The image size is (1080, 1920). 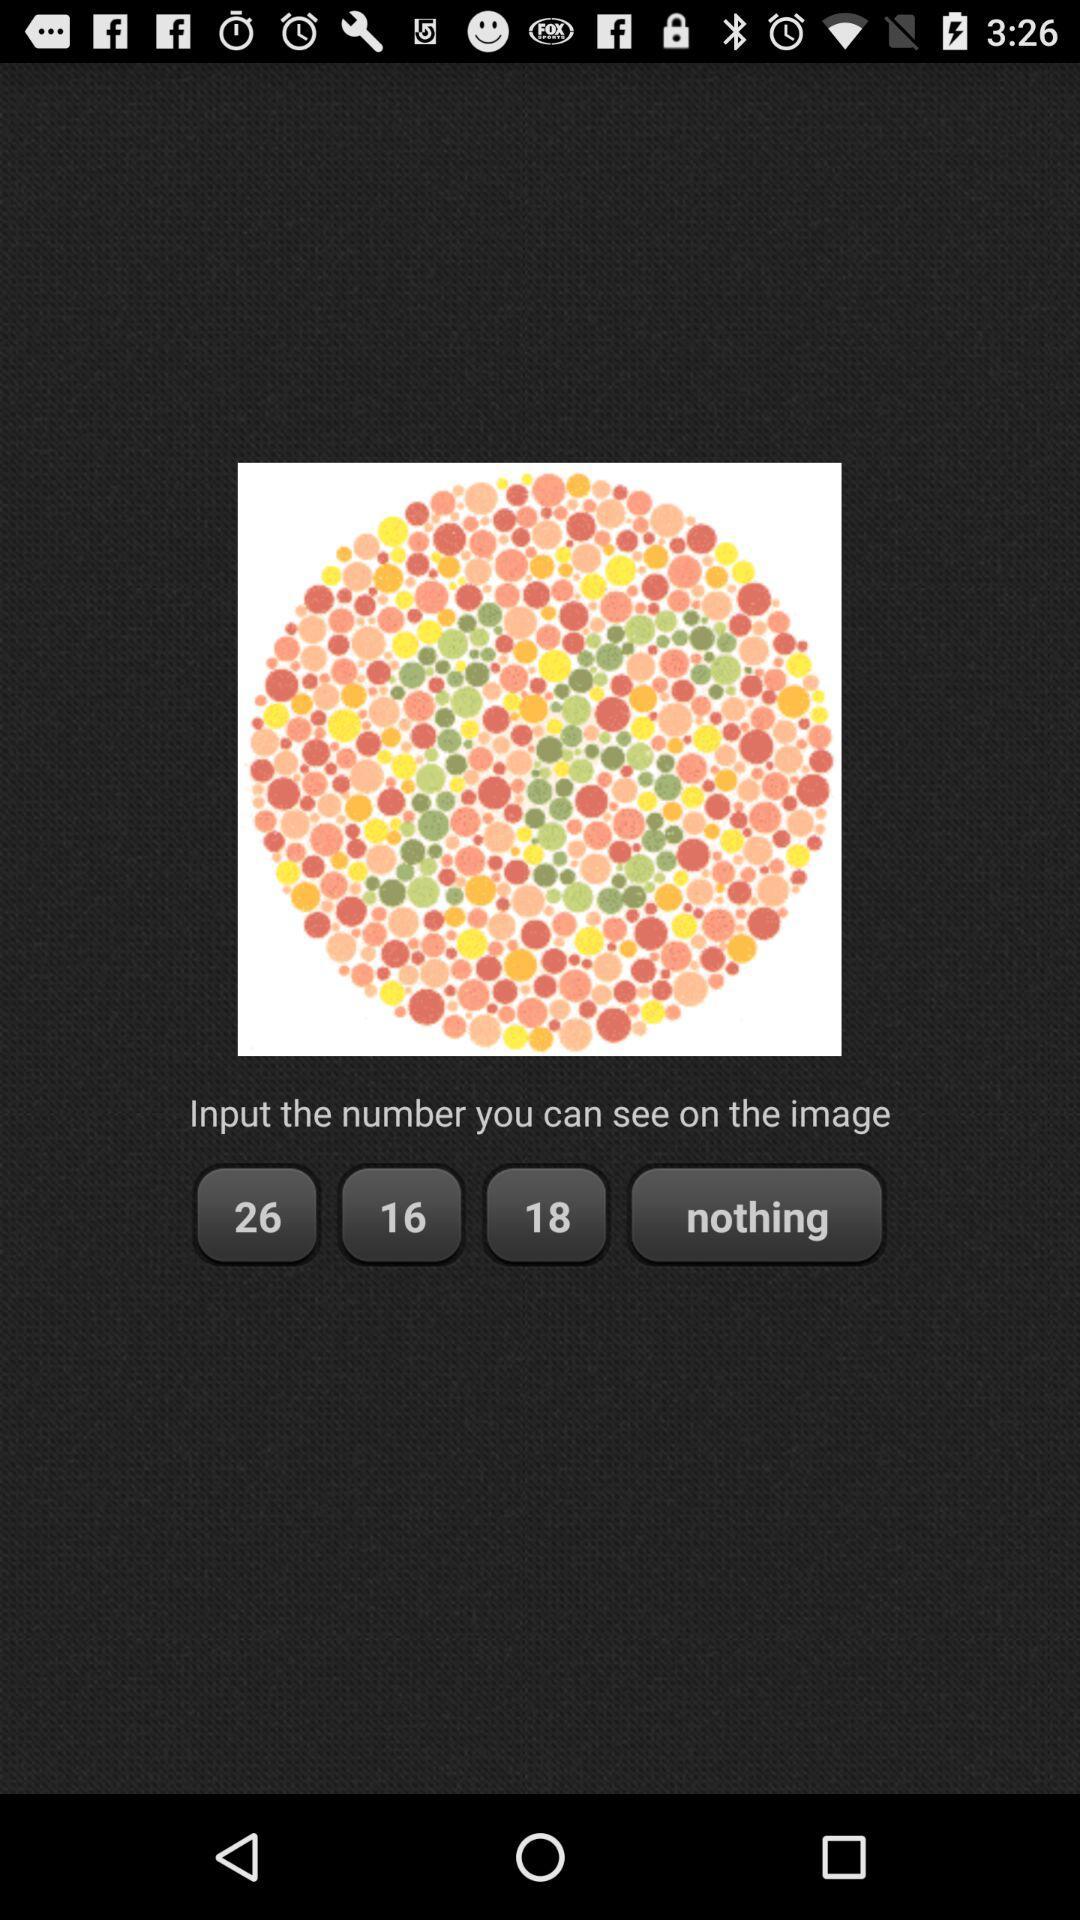 I want to click on item below the input the number app, so click(x=401, y=1214).